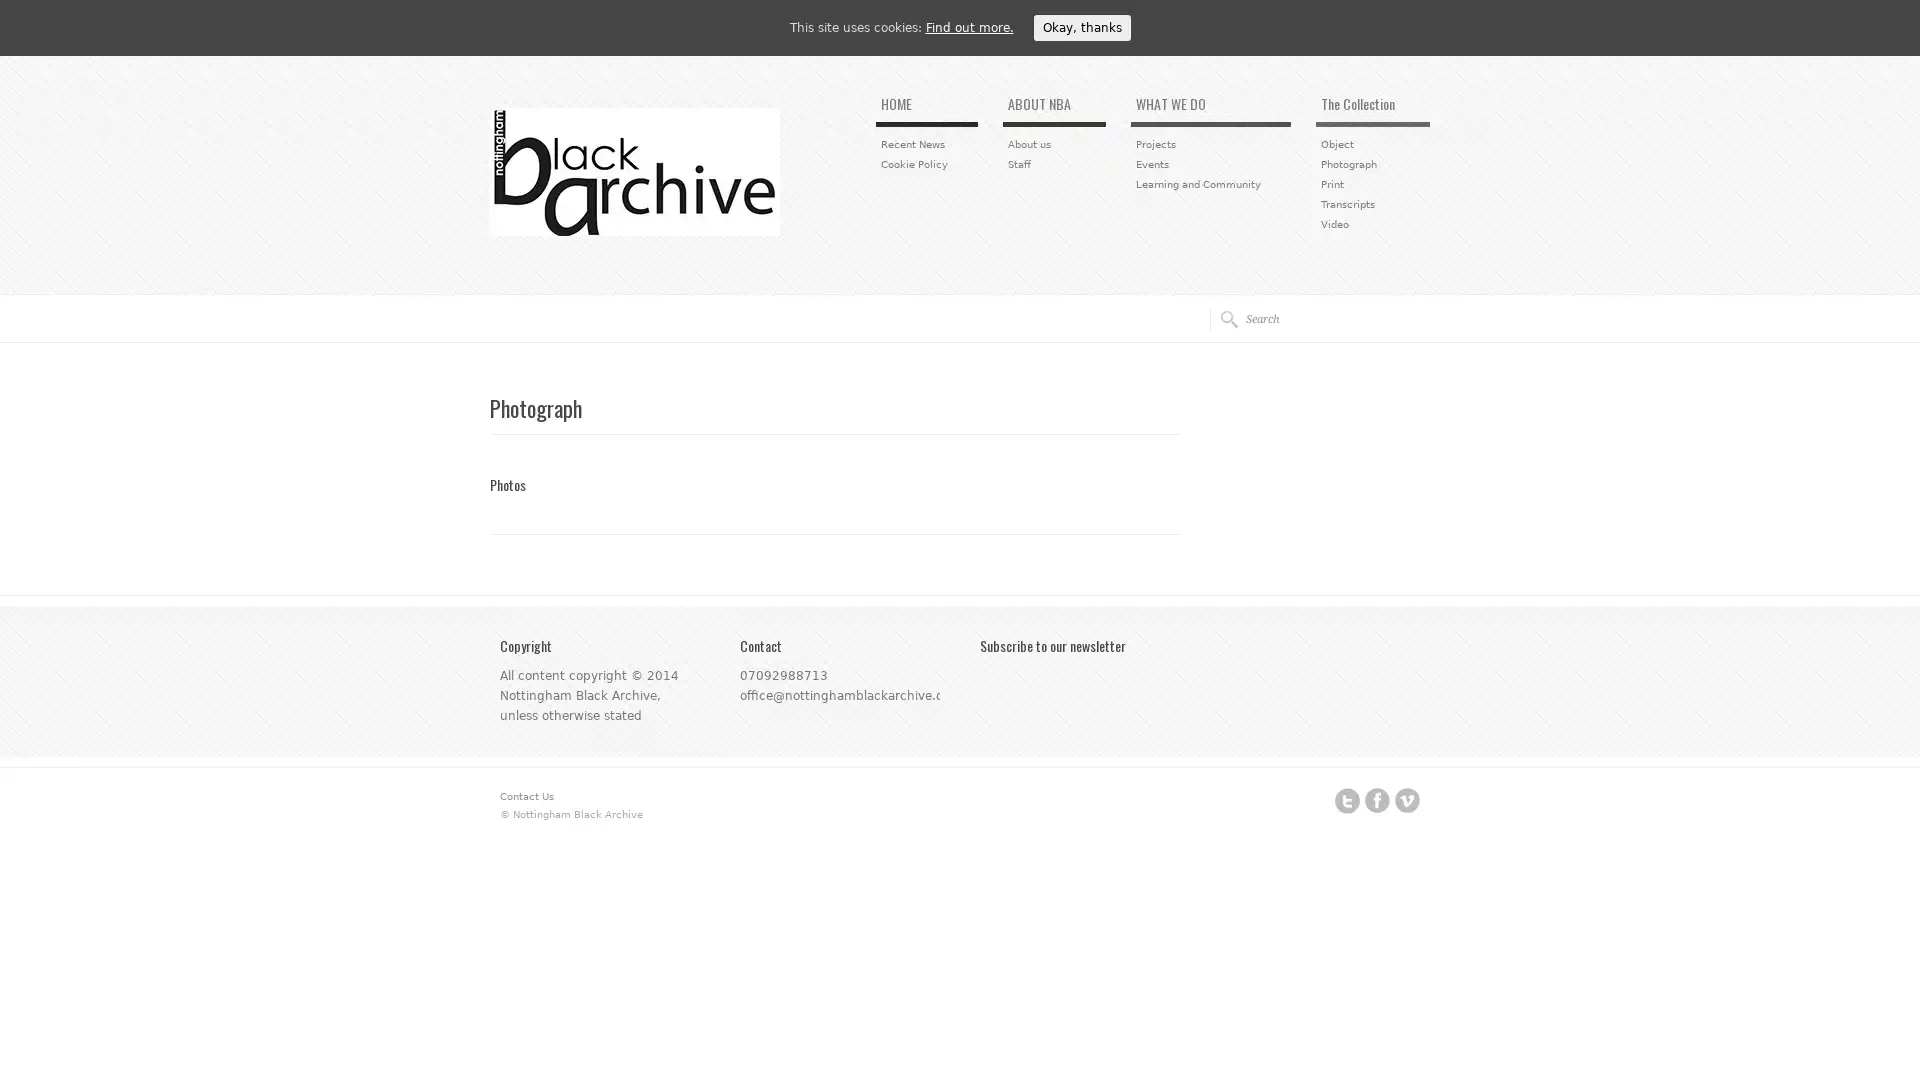  I want to click on Okay, thanks, so click(1080, 27).